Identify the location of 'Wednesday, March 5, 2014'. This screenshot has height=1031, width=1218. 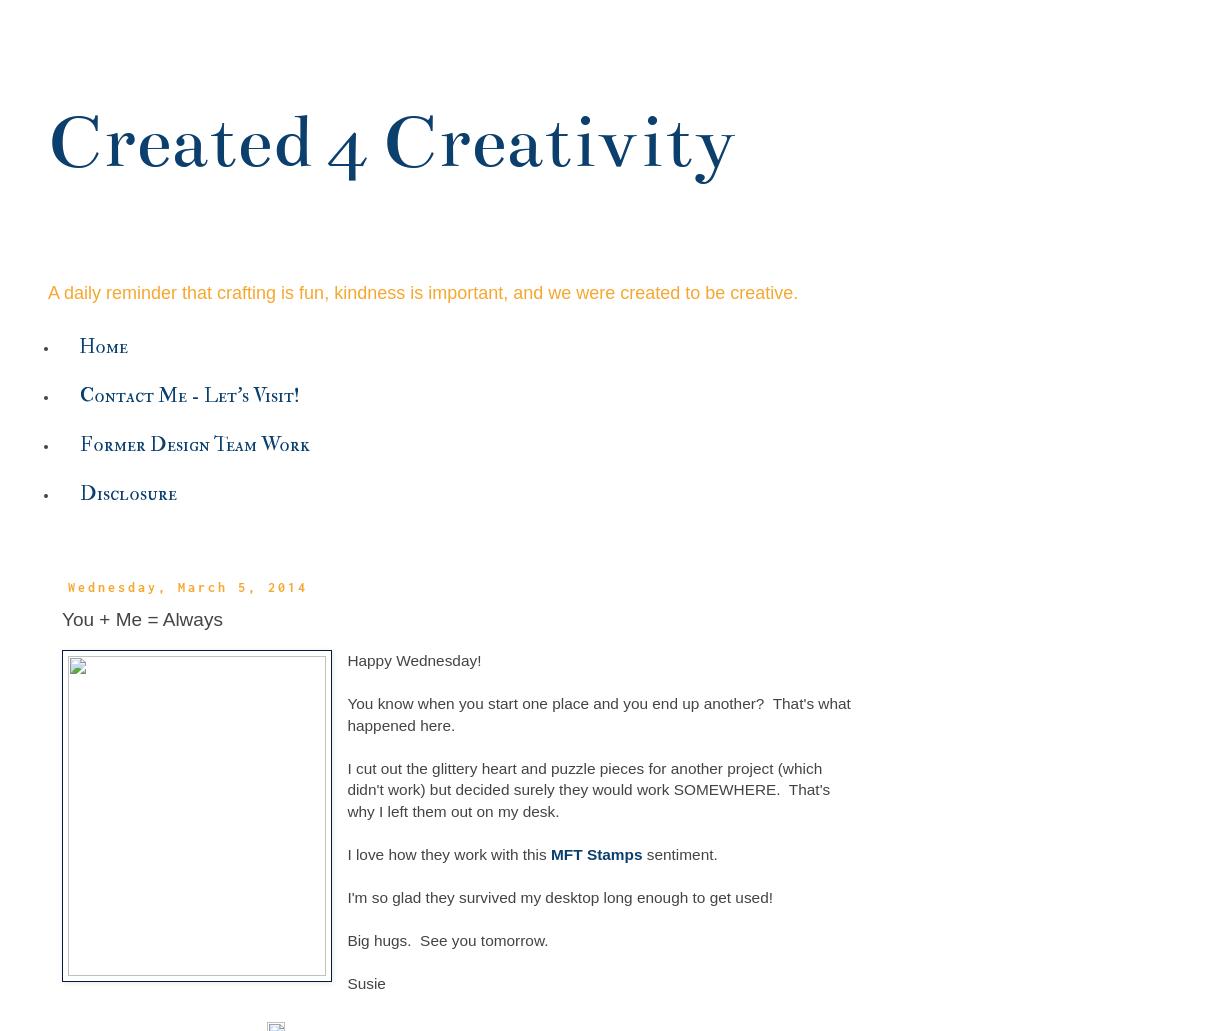
(186, 585).